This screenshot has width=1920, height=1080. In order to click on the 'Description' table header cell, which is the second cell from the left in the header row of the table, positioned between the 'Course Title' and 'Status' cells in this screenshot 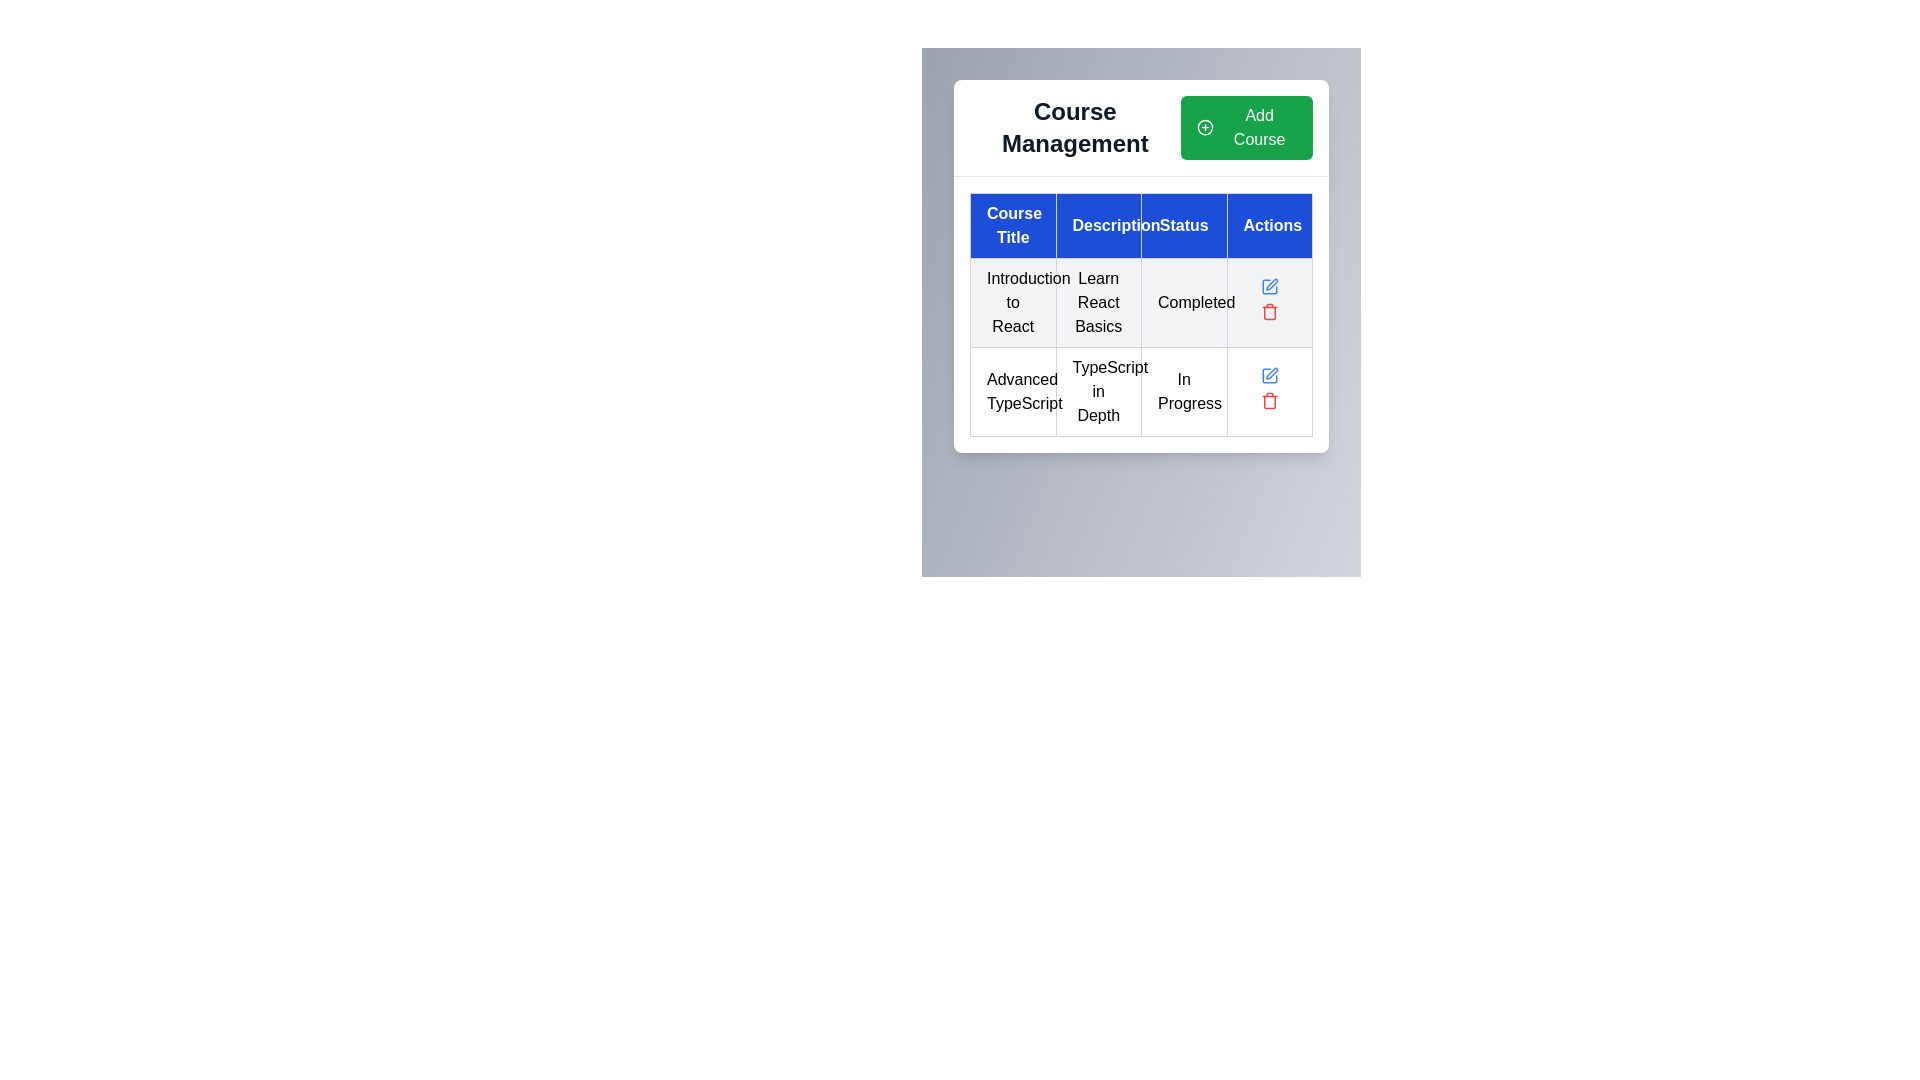, I will do `click(1097, 225)`.